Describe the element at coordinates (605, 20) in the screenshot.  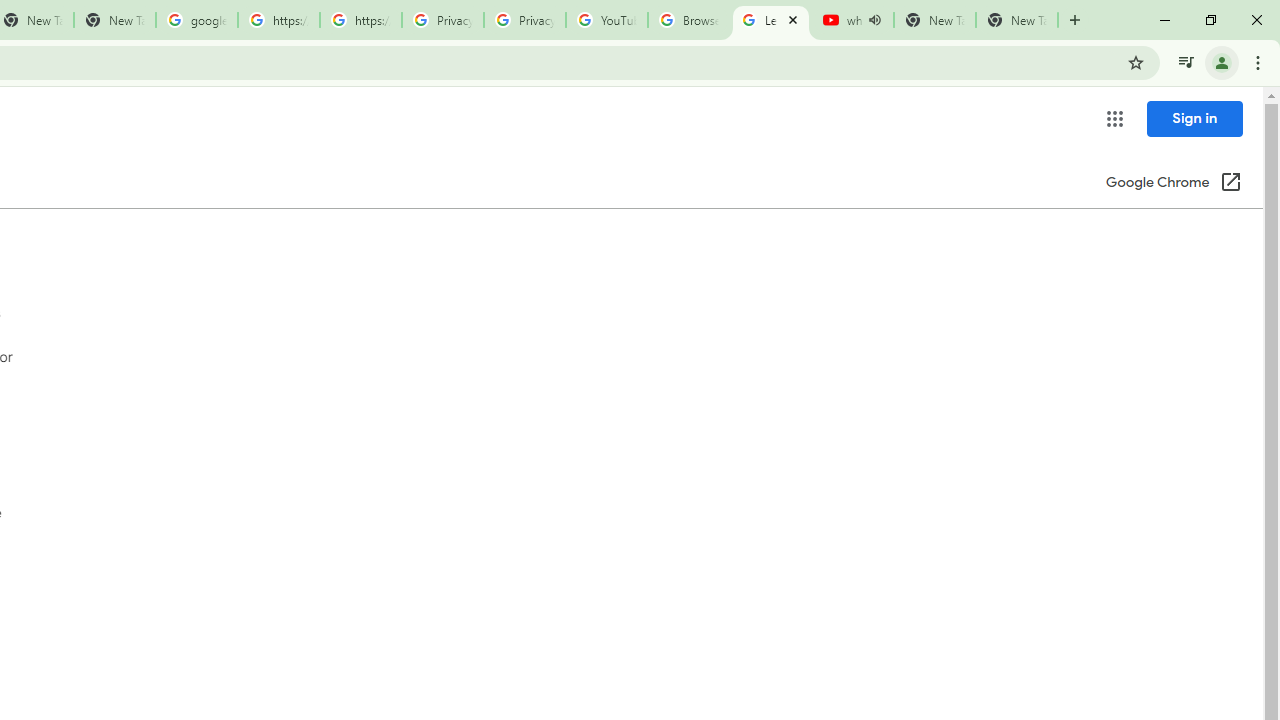
I see `'YouTube'` at that location.